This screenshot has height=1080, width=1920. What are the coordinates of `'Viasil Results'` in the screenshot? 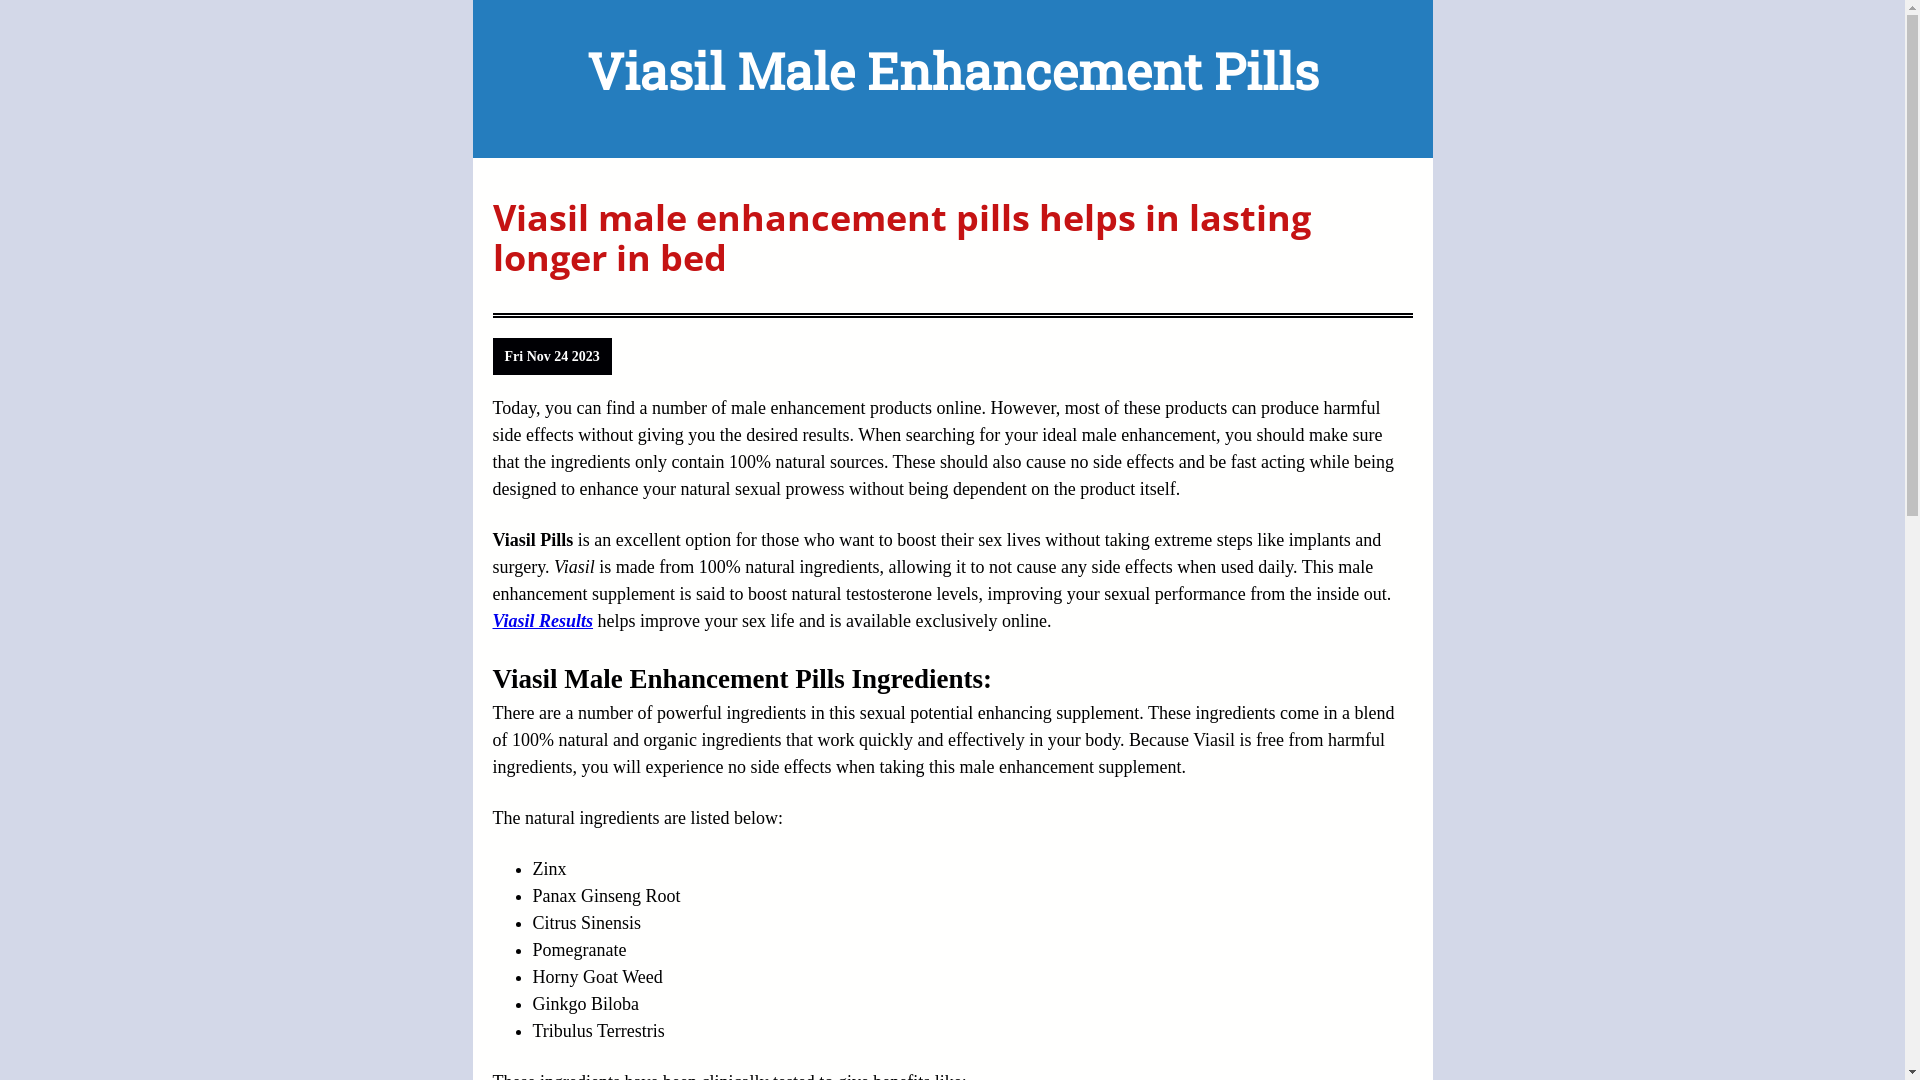 It's located at (542, 620).